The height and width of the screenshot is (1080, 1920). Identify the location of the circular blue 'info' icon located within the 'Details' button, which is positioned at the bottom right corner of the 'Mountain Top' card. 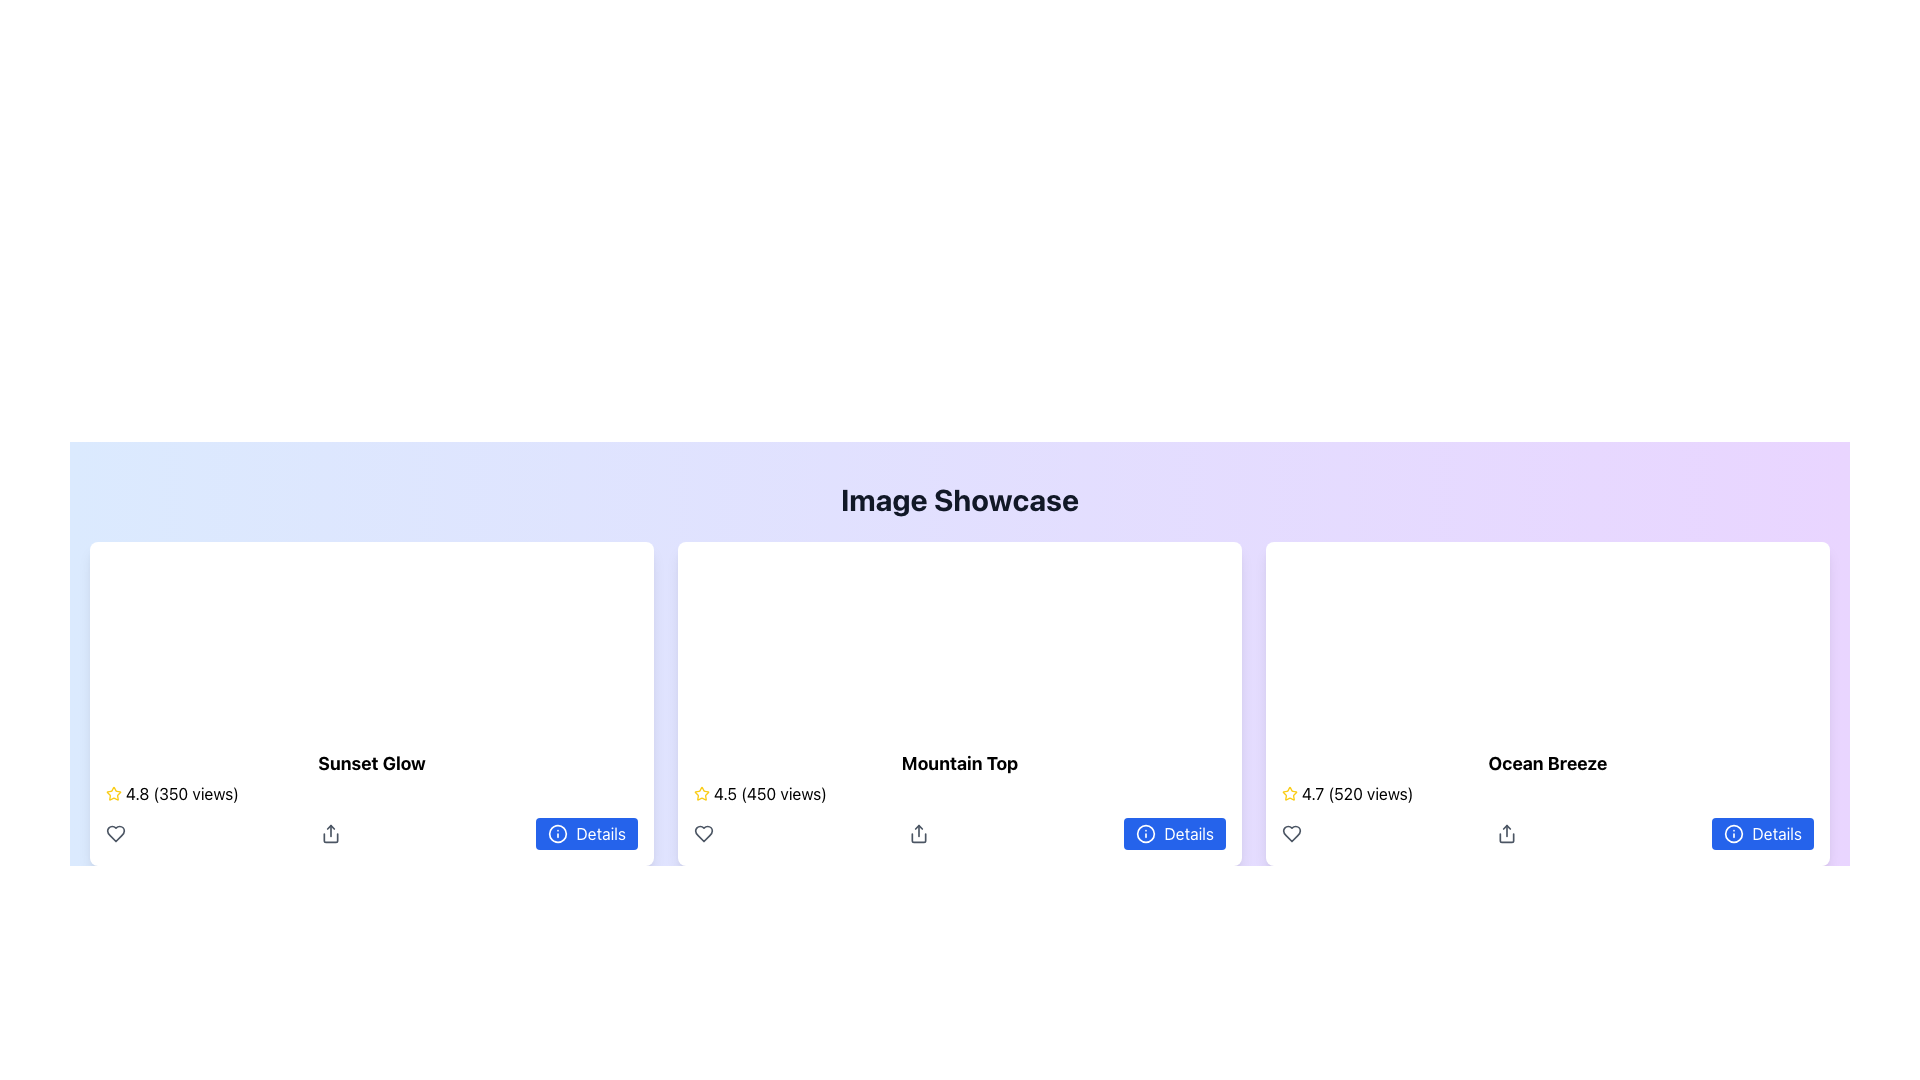
(1146, 833).